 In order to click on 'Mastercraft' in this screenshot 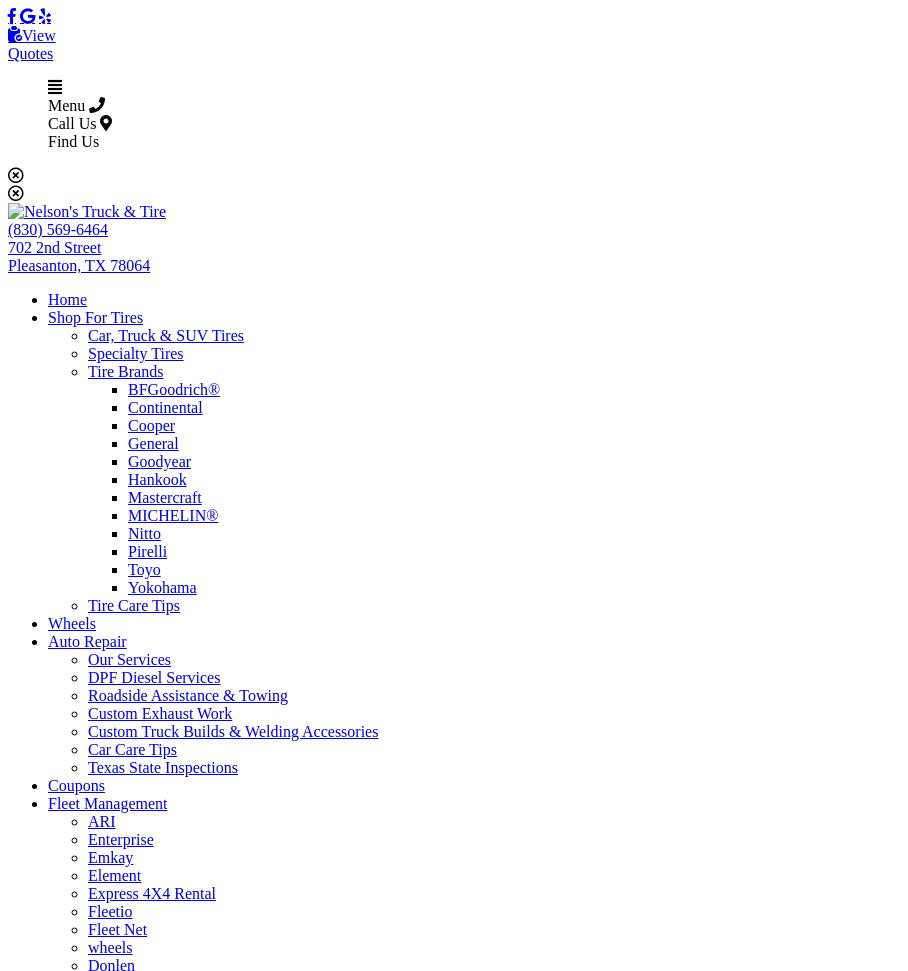, I will do `click(163, 496)`.